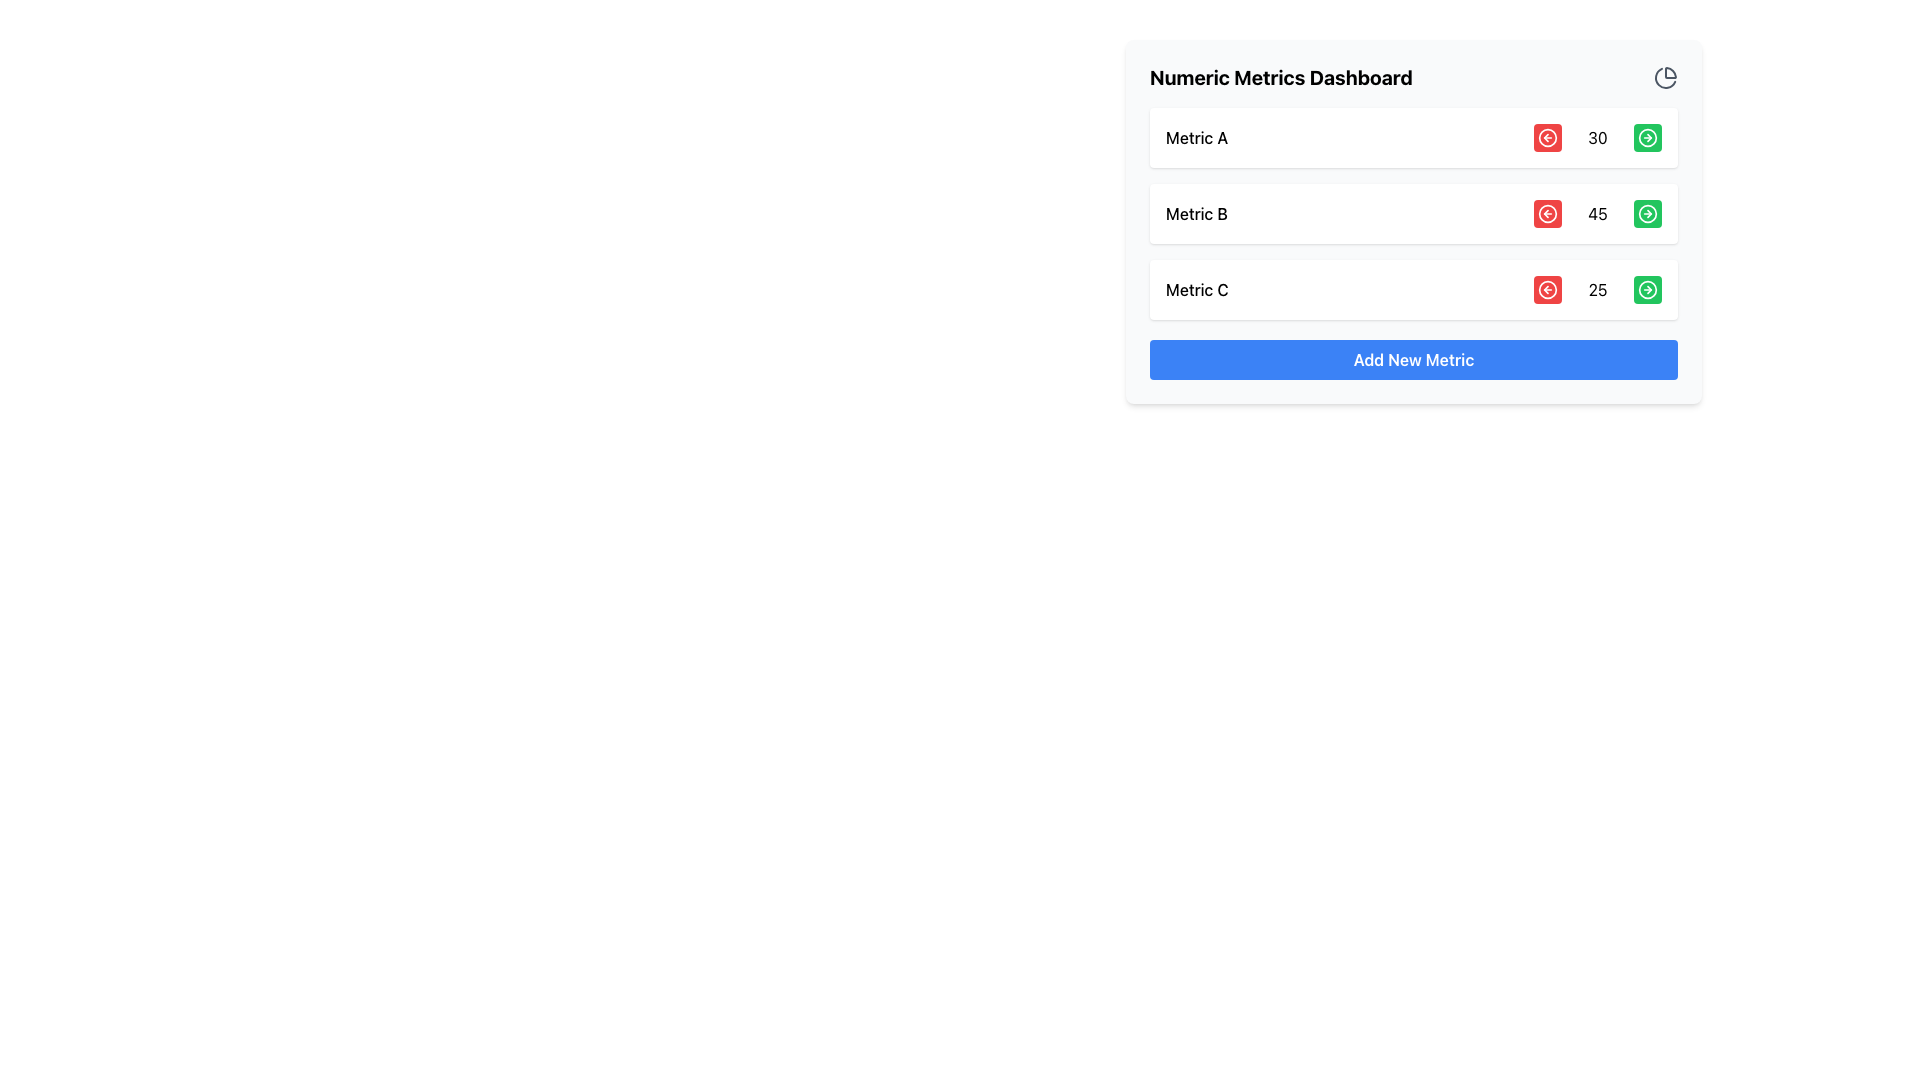  What do you see at coordinates (1547, 137) in the screenshot?
I see `the leftmost button in the first row of the Numeric Metrics Dashboard to decrement the numeric value associated with the row displaying the text '30'` at bounding box center [1547, 137].